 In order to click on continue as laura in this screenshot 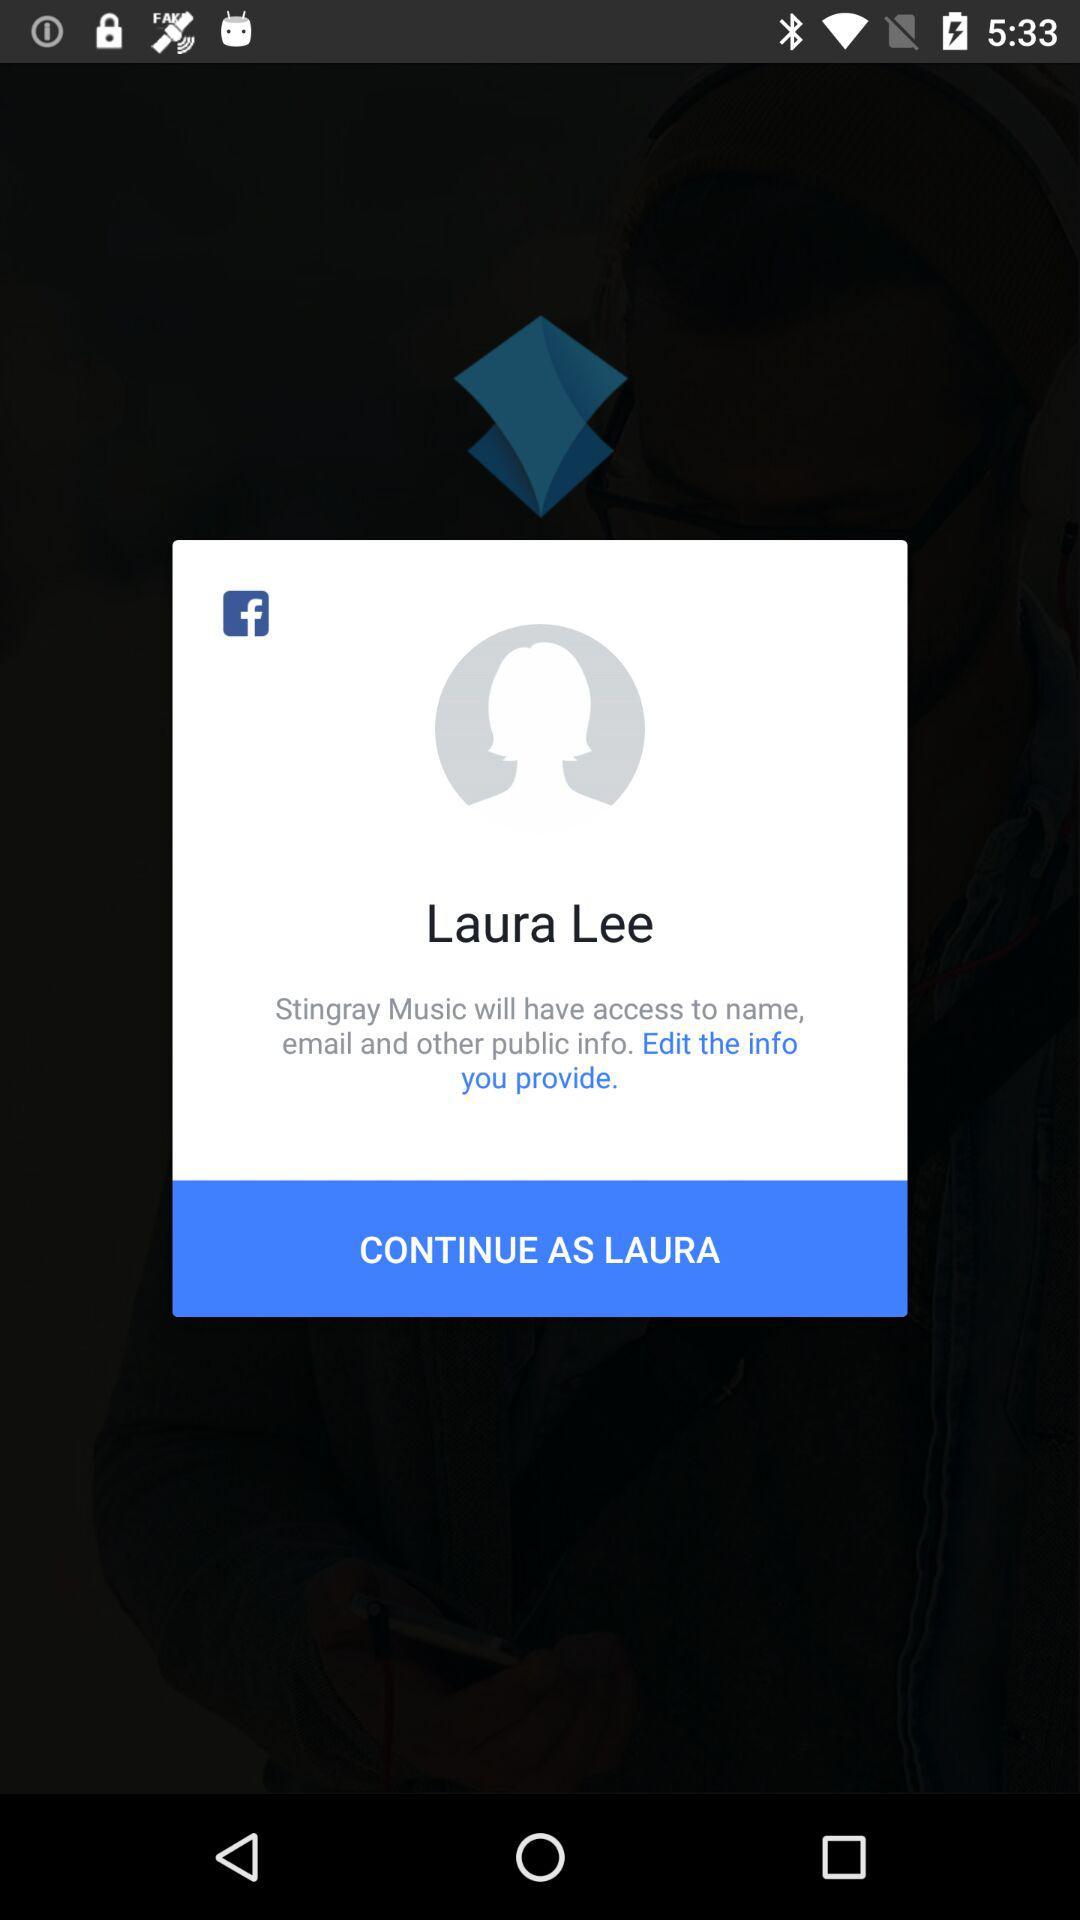, I will do `click(540, 1247)`.